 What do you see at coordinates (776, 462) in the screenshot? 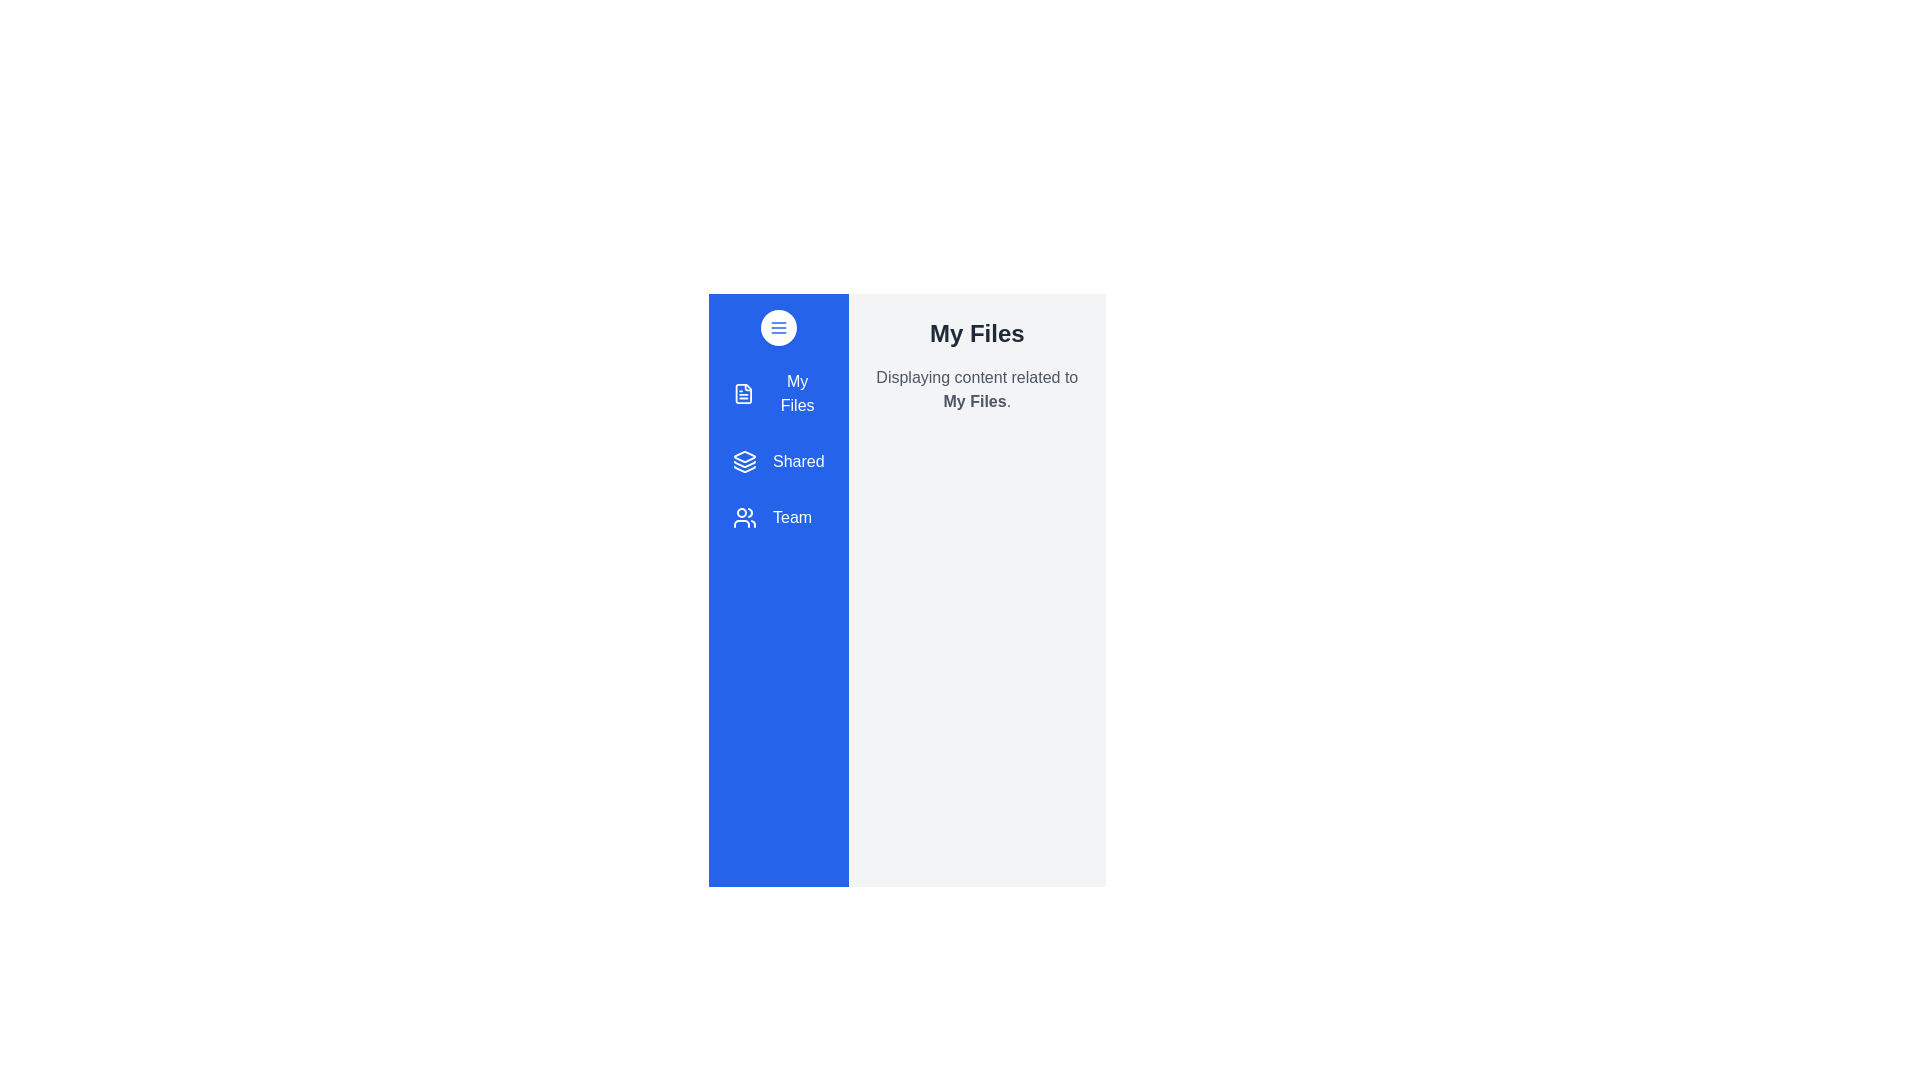
I see `the section Shared in the drawer to view its content` at bounding box center [776, 462].